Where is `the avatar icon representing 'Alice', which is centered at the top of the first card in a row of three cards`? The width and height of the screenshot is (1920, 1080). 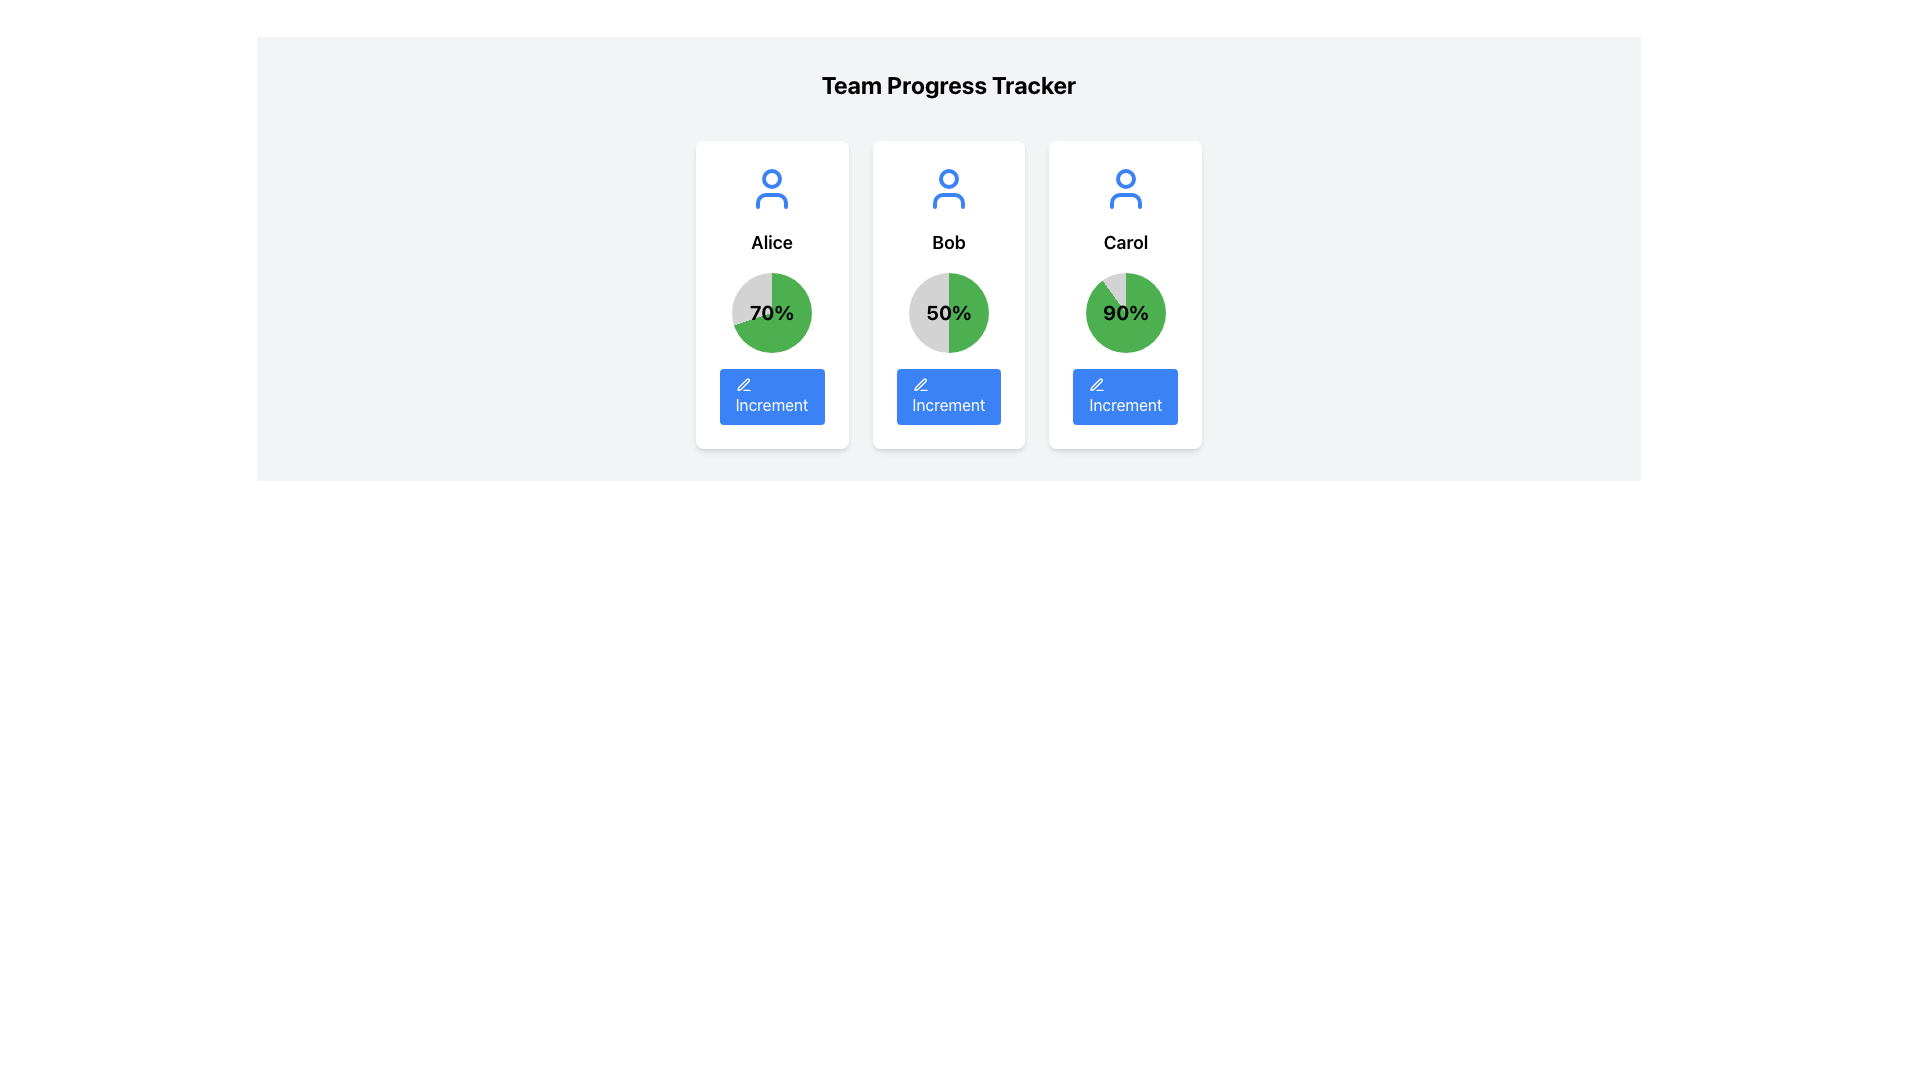
the avatar icon representing 'Alice', which is centered at the top of the first card in a row of three cards is located at coordinates (771, 189).